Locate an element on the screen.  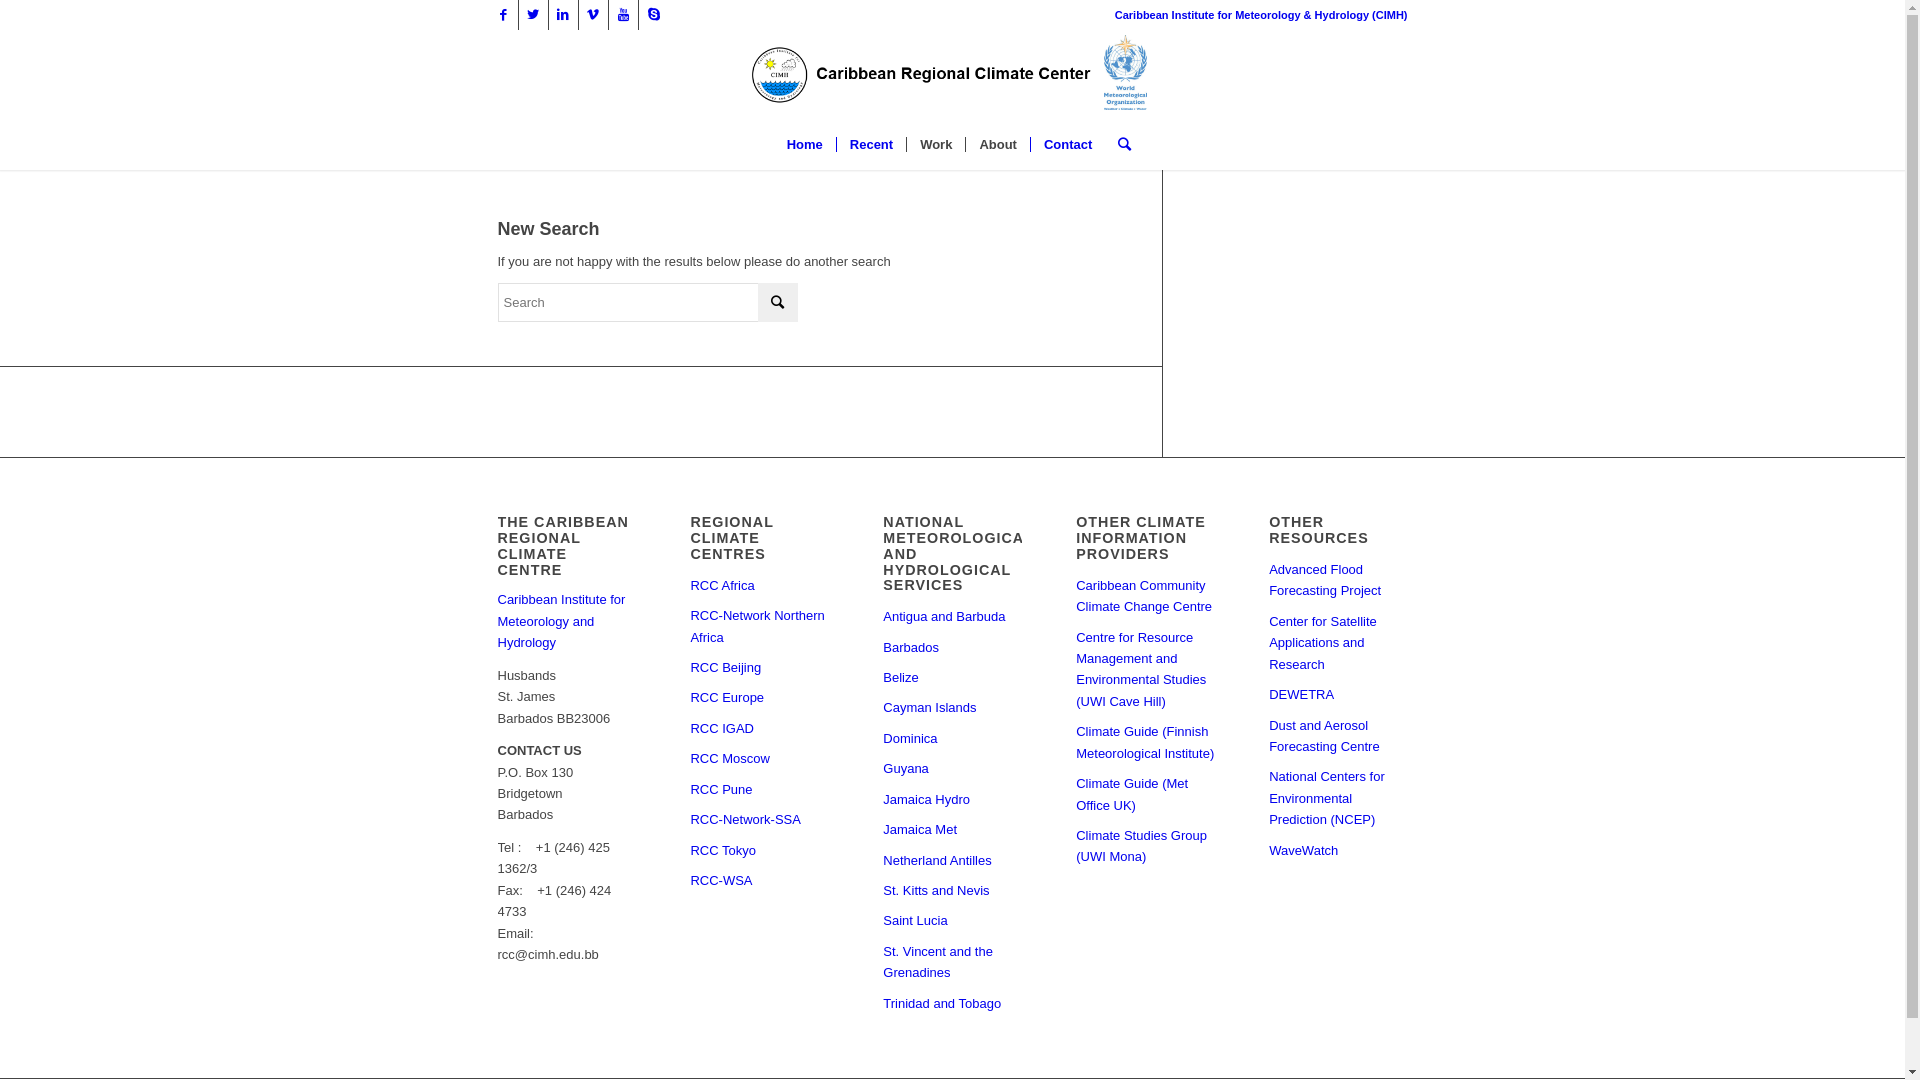
'About' is located at coordinates (997, 144).